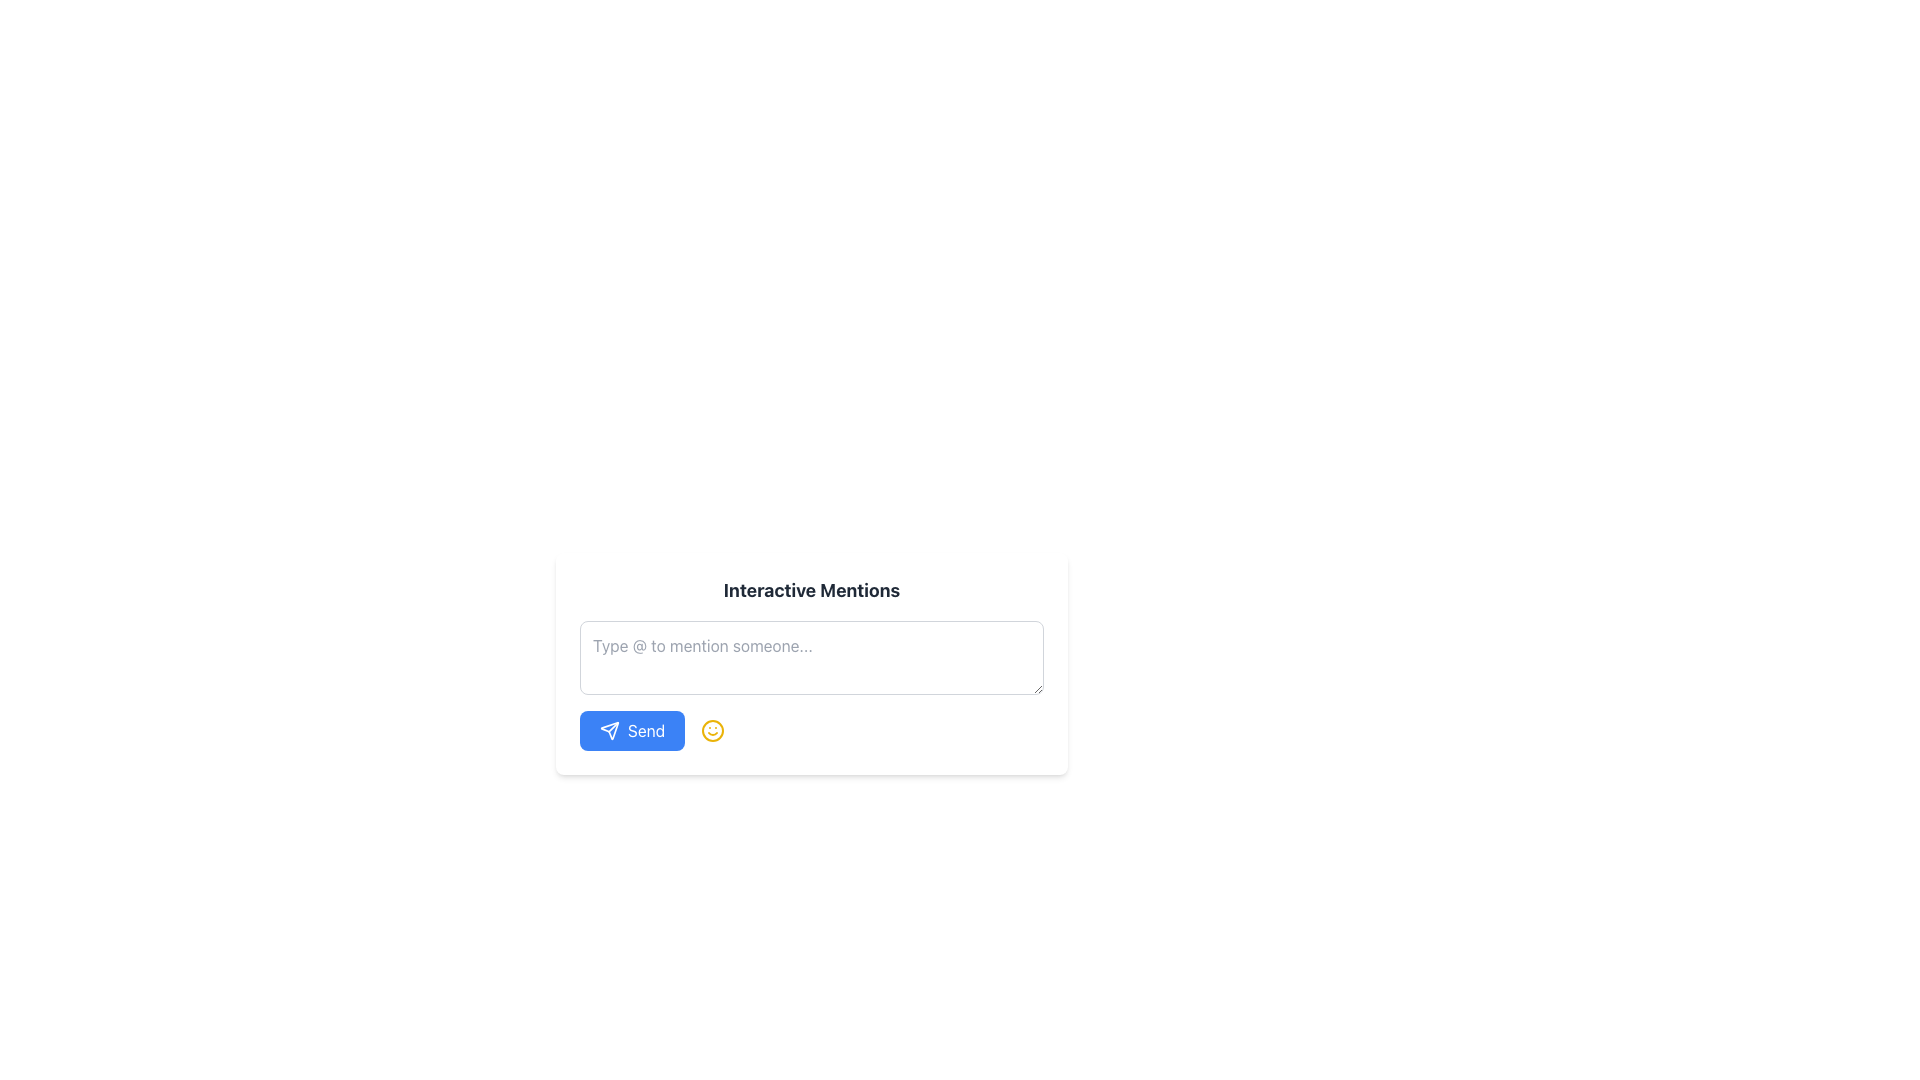  Describe the element at coordinates (713, 731) in the screenshot. I see `the circular graphic component of the smiley face icon, which is positioned to the right of the blue 'Send' button within the interactive mentions interface` at that location.